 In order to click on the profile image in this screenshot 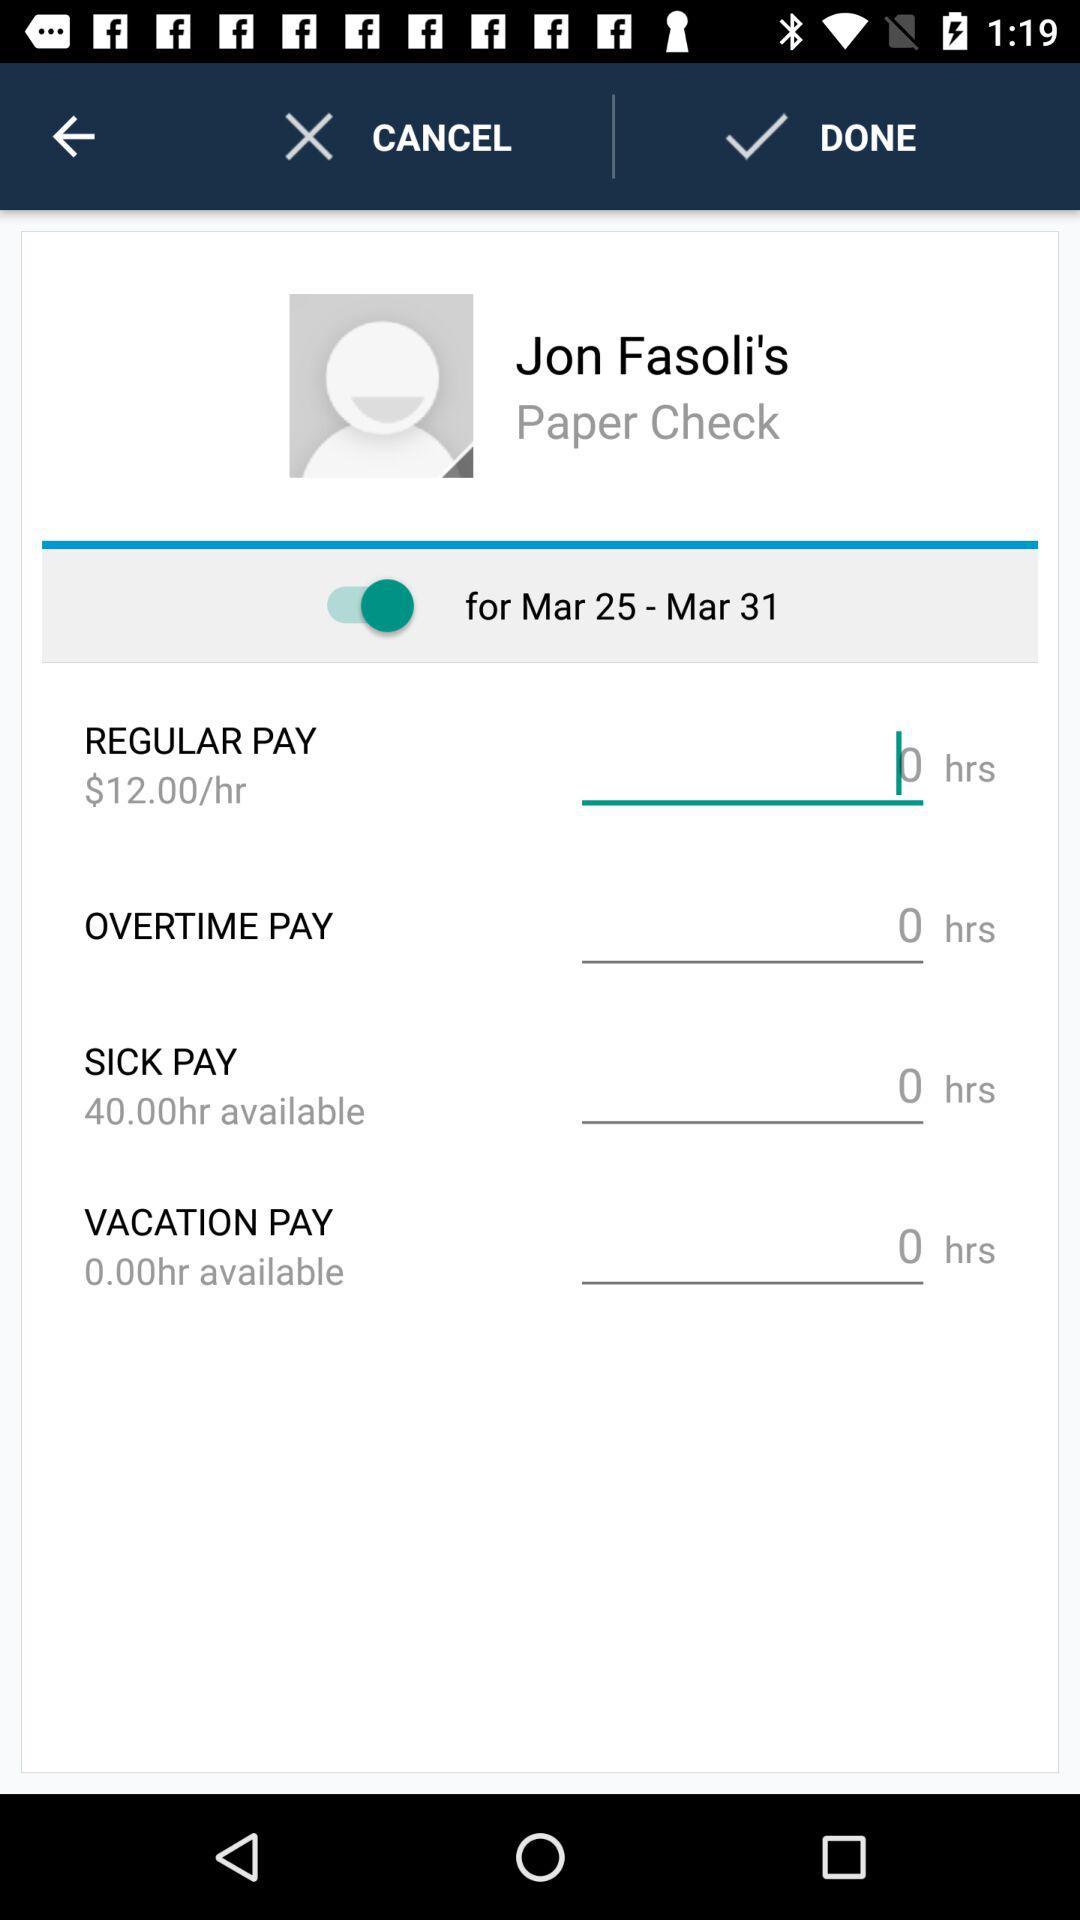, I will do `click(381, 385)`.